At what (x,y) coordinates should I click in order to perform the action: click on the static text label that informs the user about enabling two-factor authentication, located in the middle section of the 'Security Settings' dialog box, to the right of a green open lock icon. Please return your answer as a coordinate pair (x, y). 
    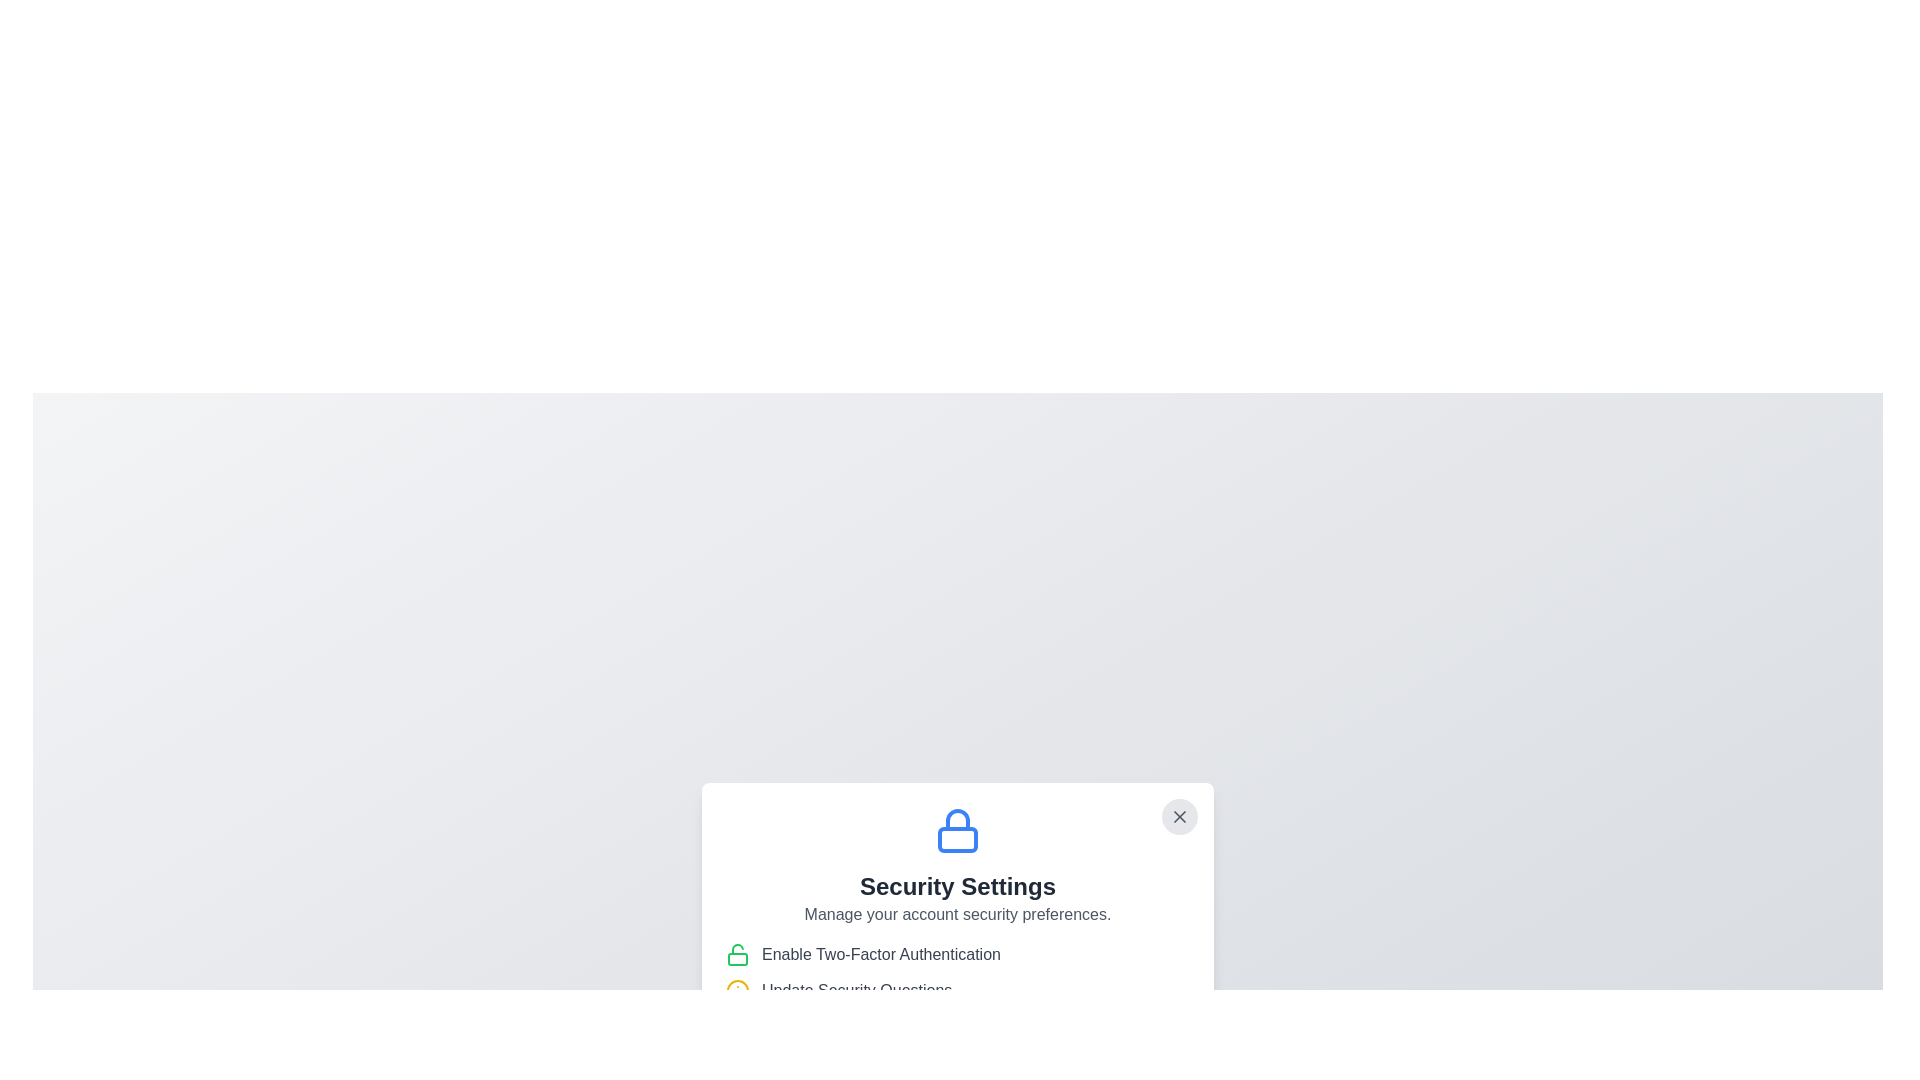
    Looking at the image, I should click on (880, 954).